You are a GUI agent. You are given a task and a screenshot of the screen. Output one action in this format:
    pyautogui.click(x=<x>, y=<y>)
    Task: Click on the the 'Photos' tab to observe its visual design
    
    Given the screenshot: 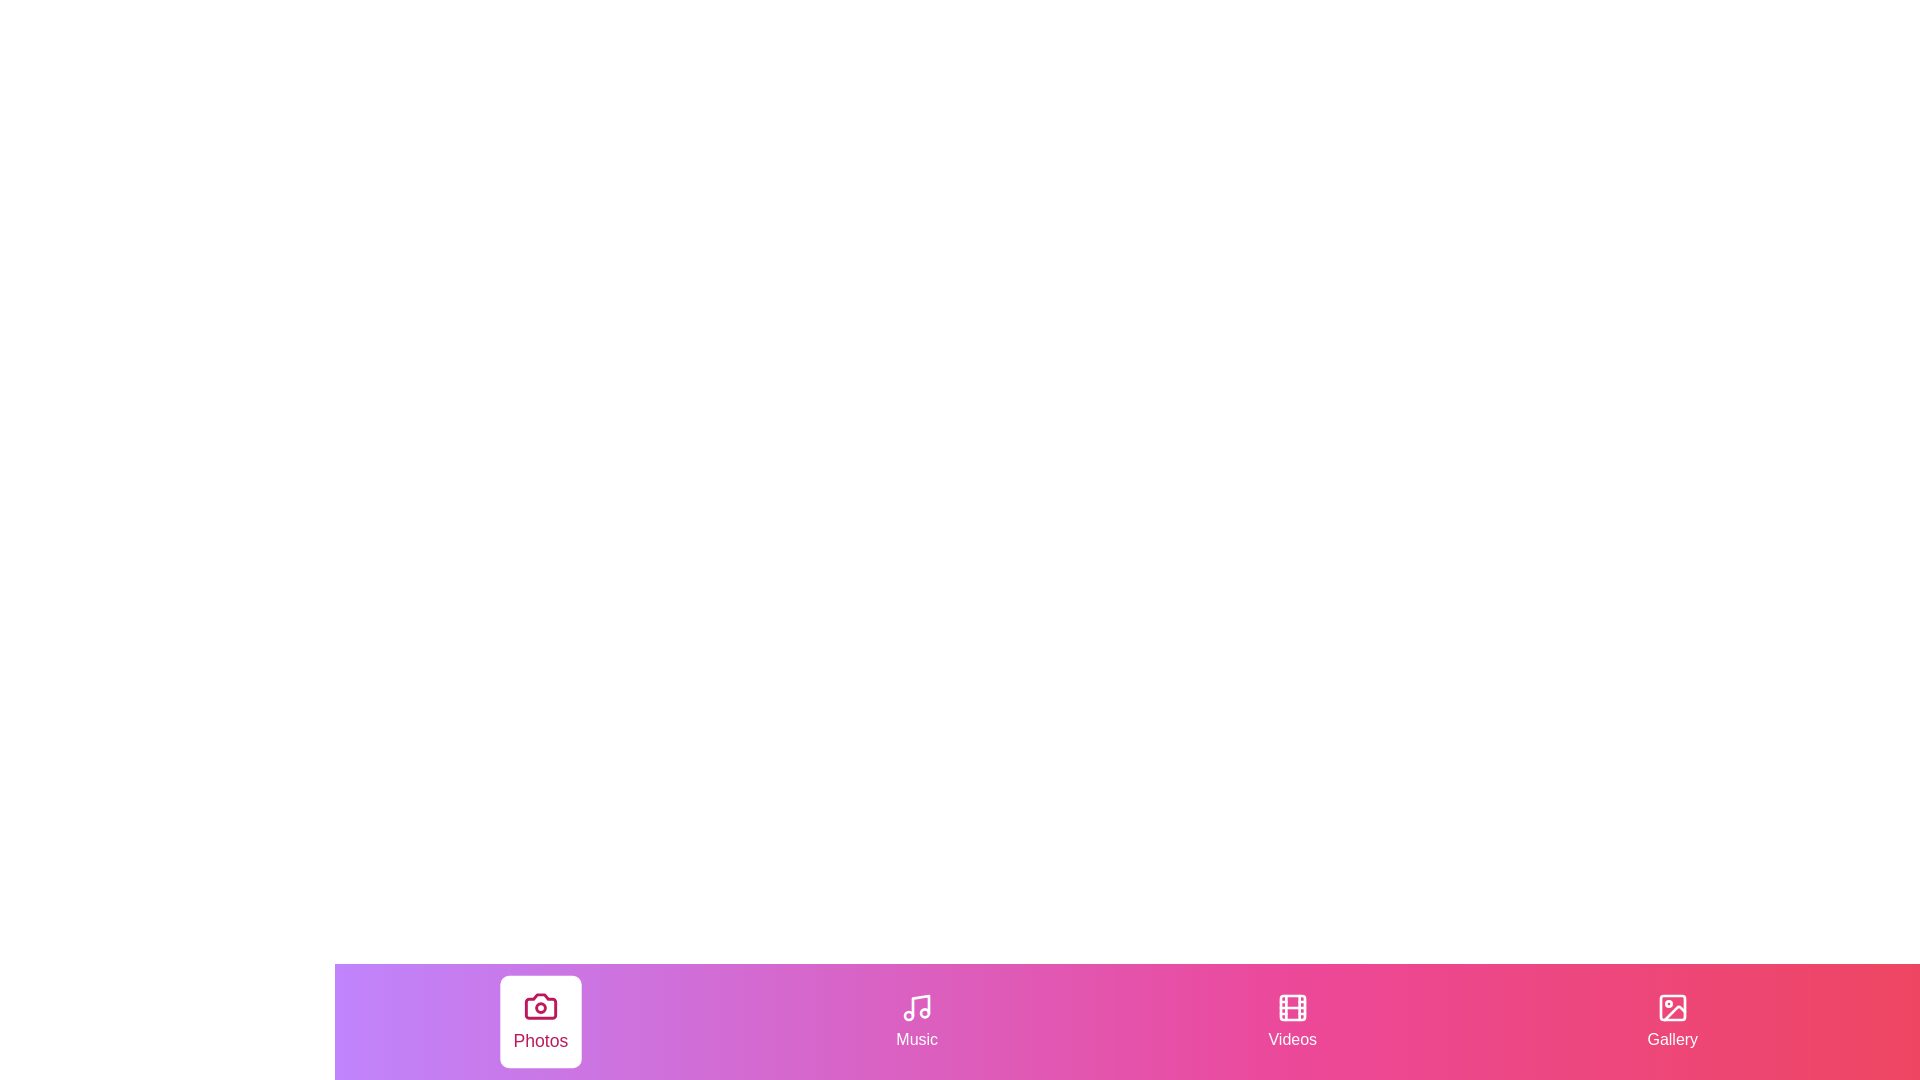 What is the action you would take?
    pyautogui.click(x=541, y=1022)
    